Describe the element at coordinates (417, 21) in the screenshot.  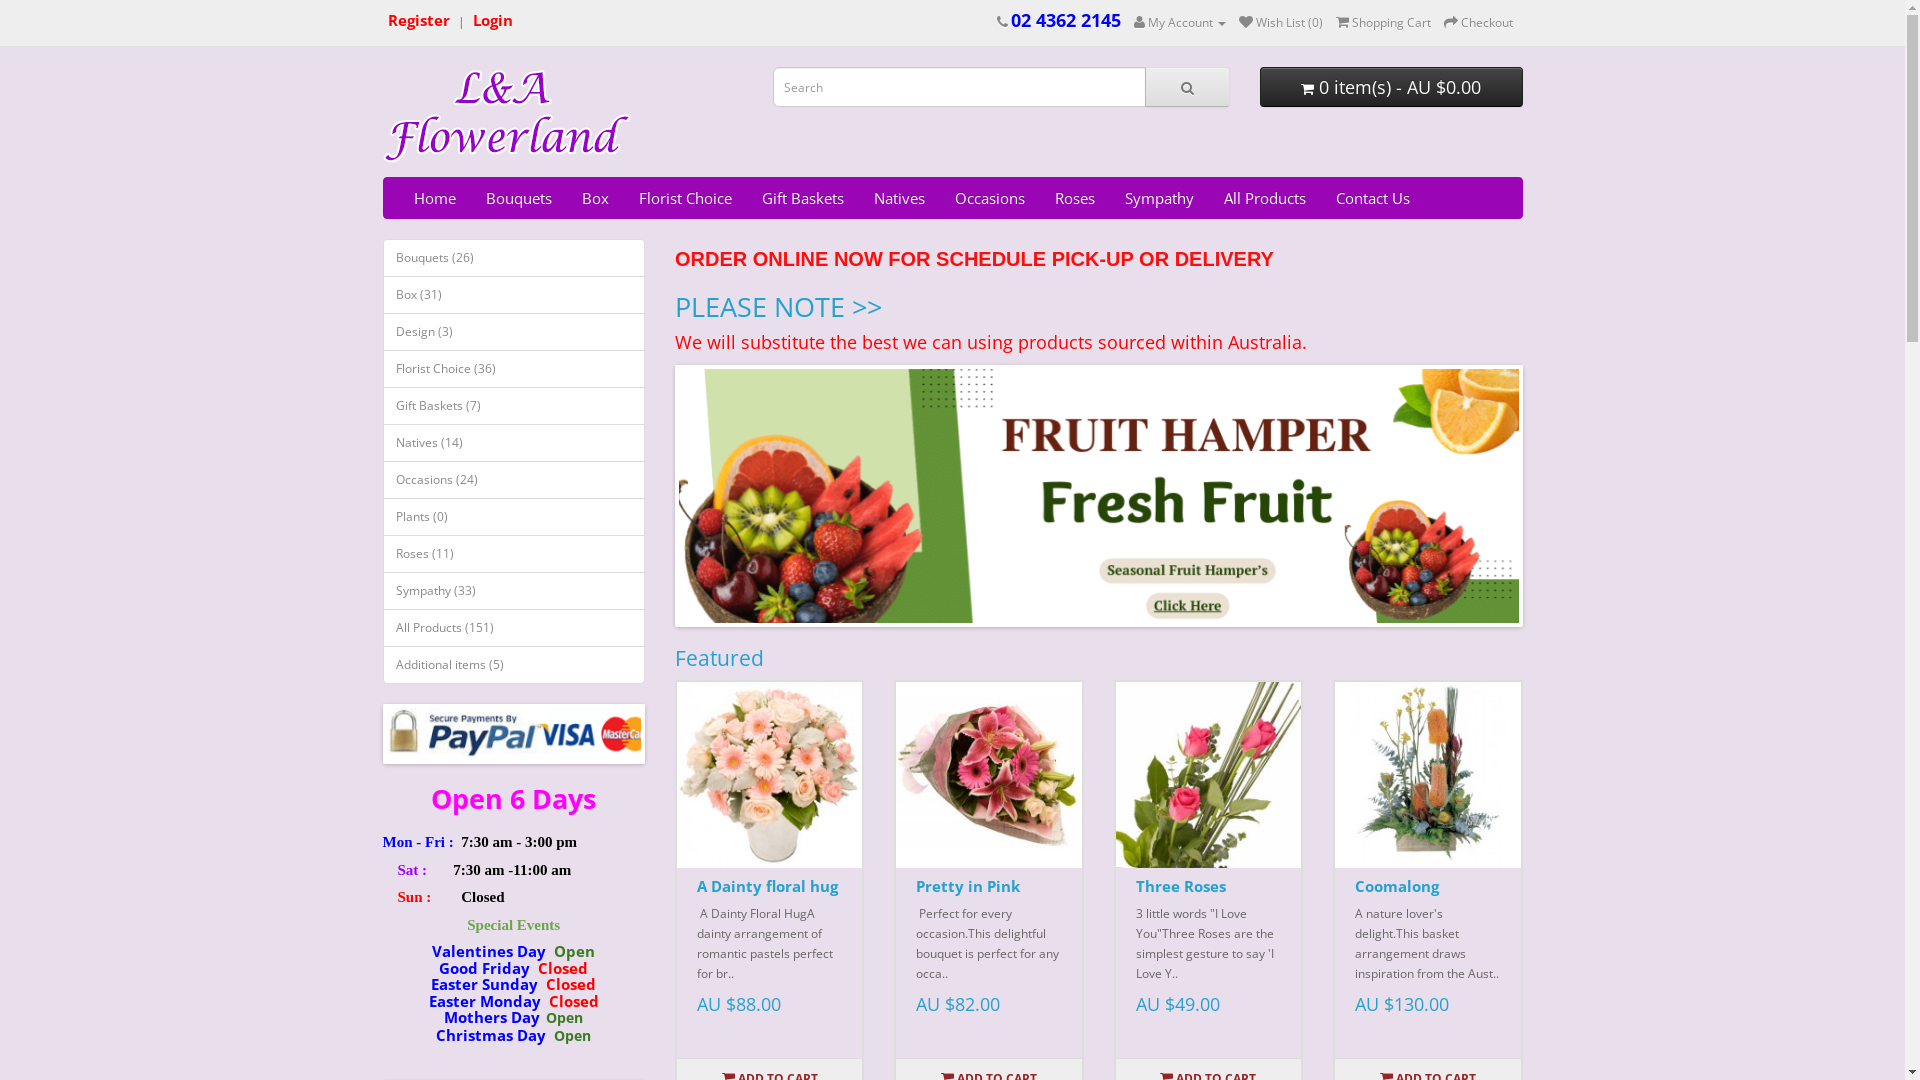
I see `'Register'` at that location.